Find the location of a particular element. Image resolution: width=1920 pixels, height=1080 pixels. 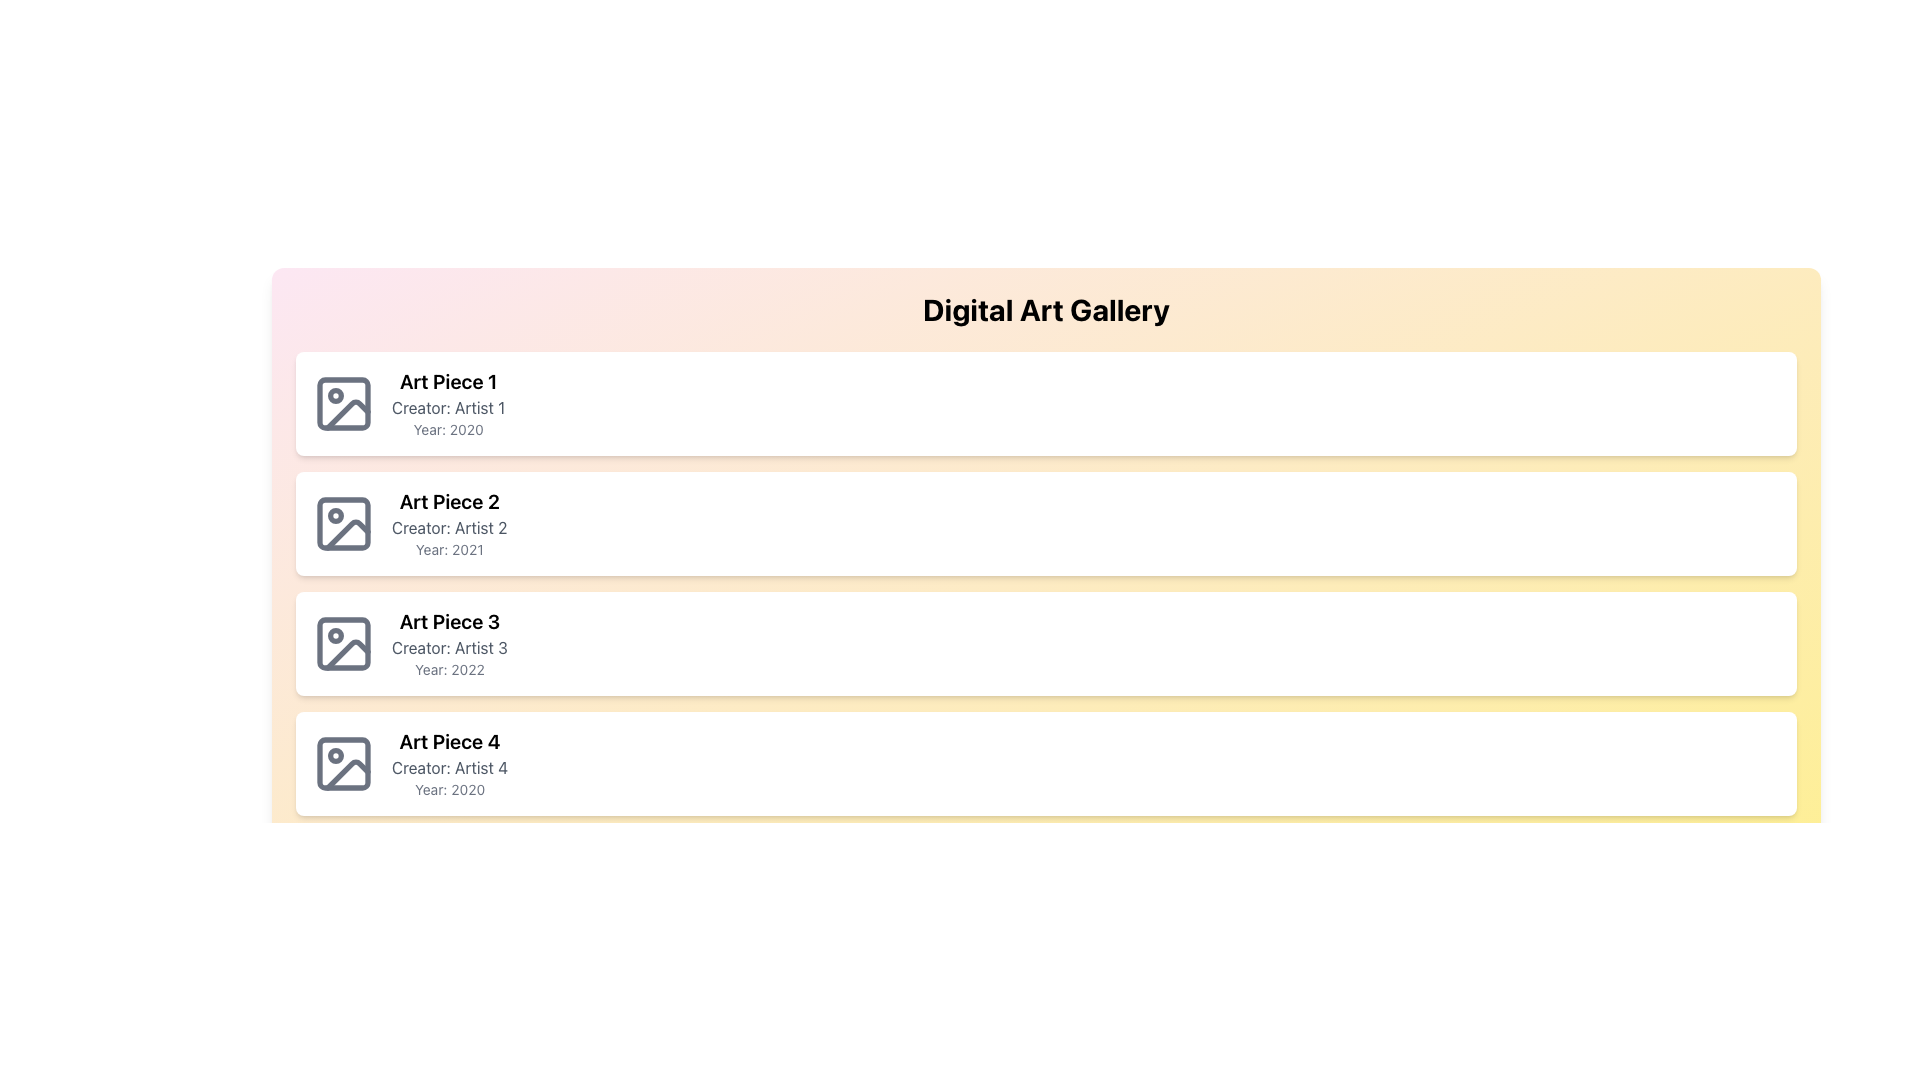

the rounded rectangular element inside the photo placeholder icon for 'Art Piece 3' located in the third row of the list is located at coordinates (344, 644).